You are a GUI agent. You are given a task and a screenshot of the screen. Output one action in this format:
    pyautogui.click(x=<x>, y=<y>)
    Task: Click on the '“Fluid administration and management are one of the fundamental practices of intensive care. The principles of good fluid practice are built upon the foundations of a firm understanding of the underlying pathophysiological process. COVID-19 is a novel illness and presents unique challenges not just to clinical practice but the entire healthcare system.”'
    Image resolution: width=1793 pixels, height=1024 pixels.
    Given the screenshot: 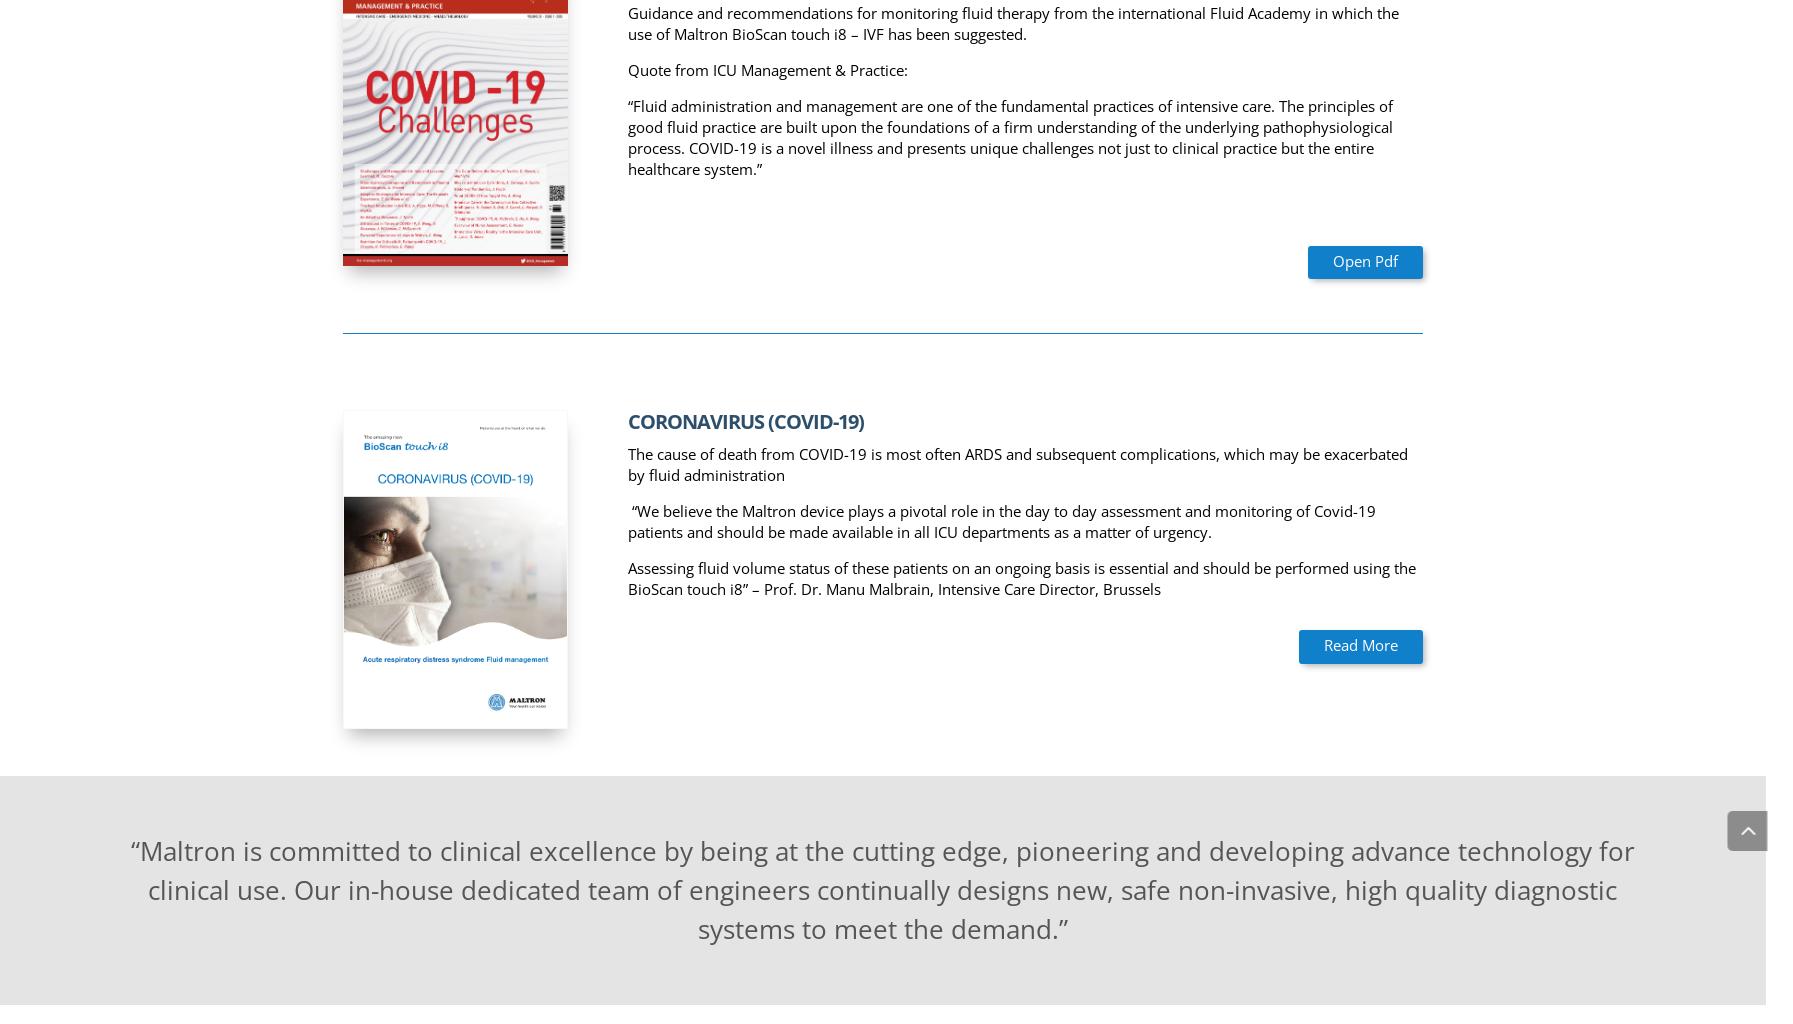 What is the action you would take?
    pyautogui.click(x=1009, y=136)
    